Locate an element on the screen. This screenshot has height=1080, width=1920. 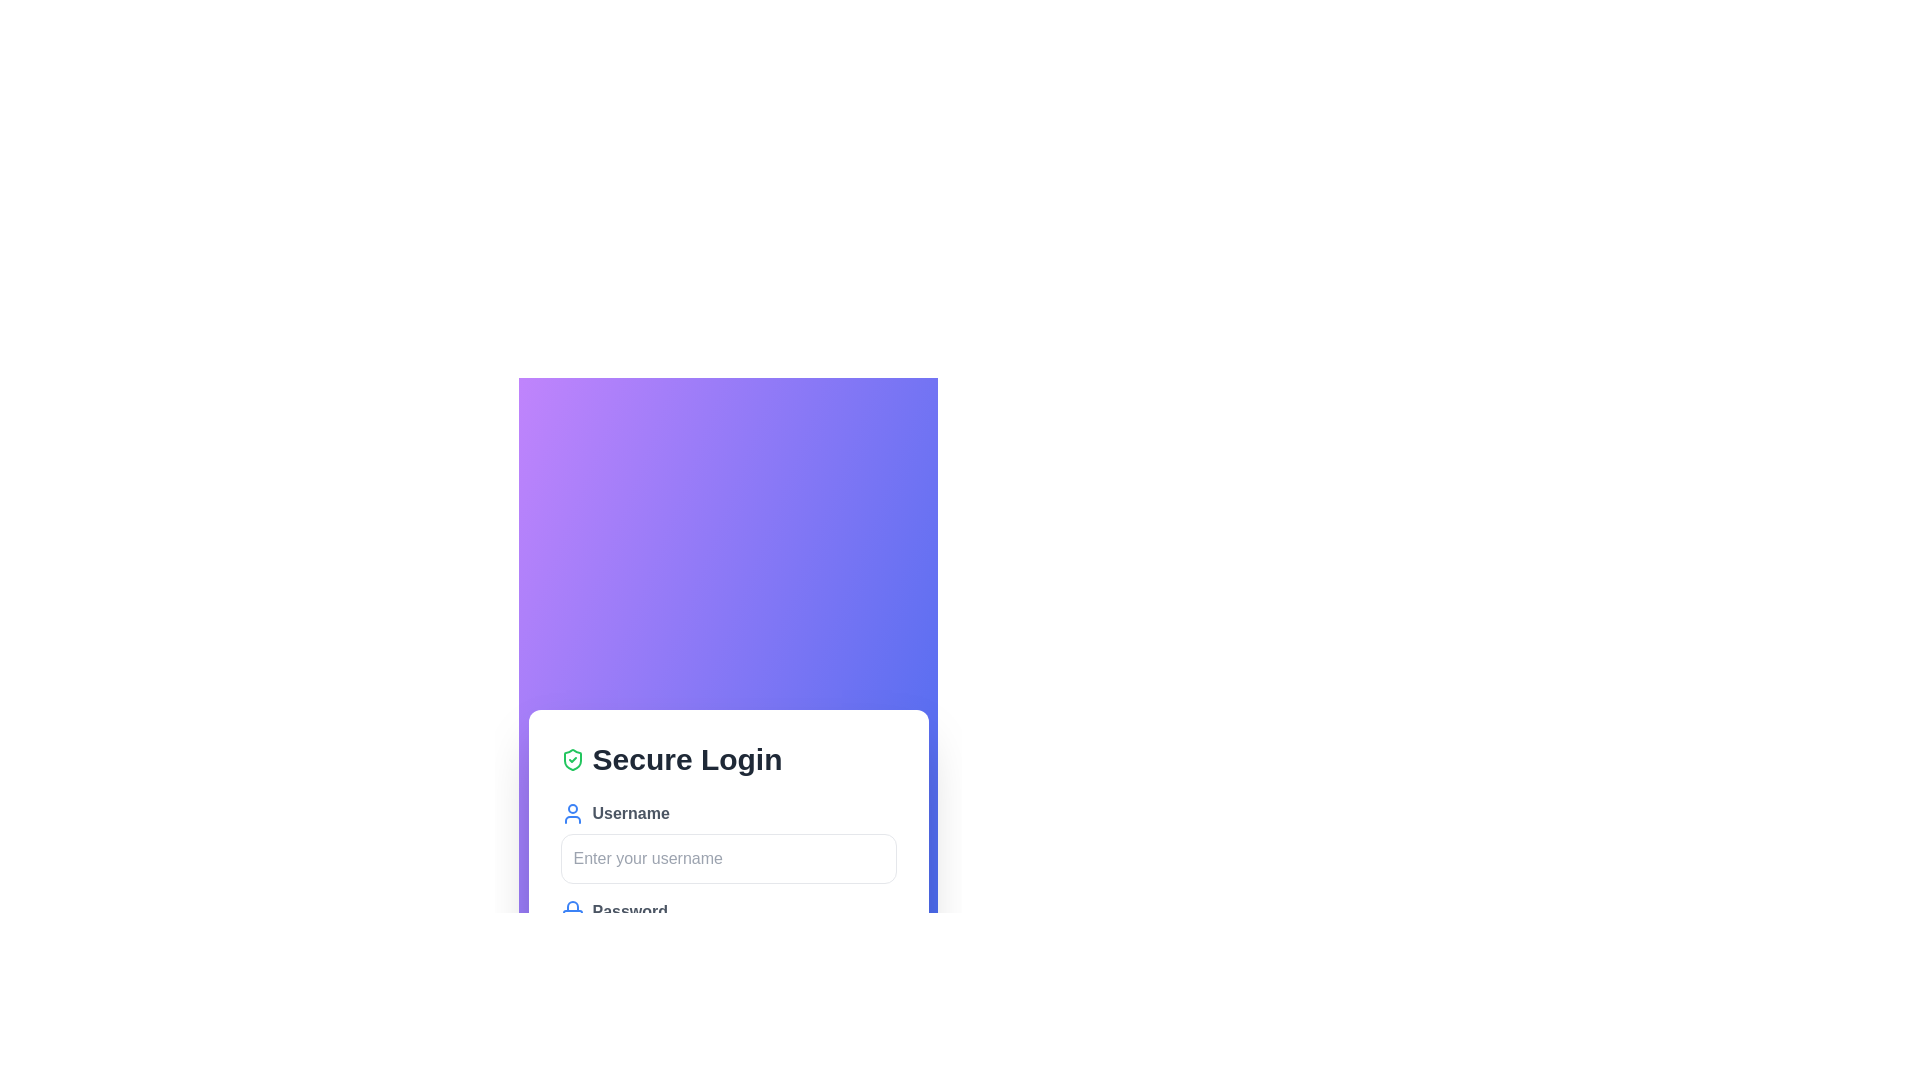
the bottom portion of the lock icon component that visually enhances the secure password field is located at coordinates (571, 916).